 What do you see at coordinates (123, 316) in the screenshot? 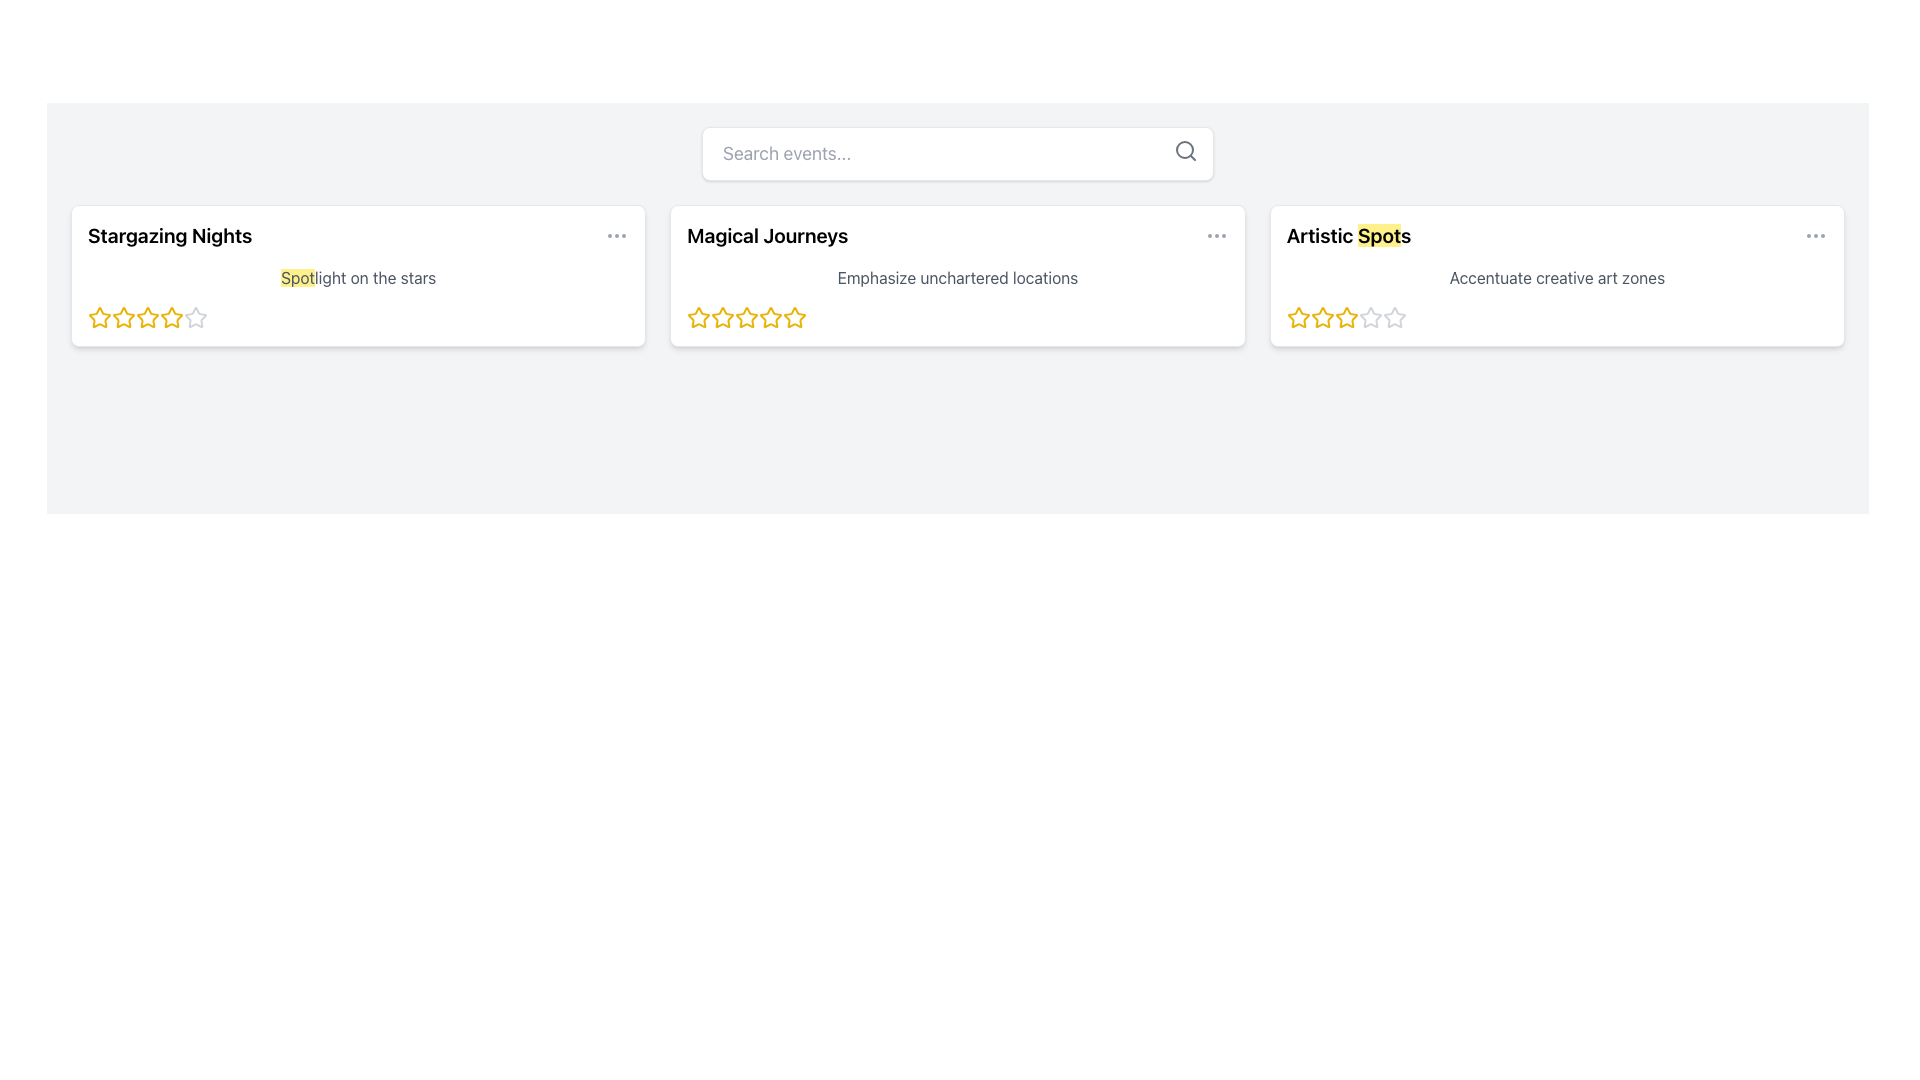
I see `the first star-shaped icon with a yellow outline in the rating system below the title 'Stargazing Nights'` at bounding box center [123, 316].